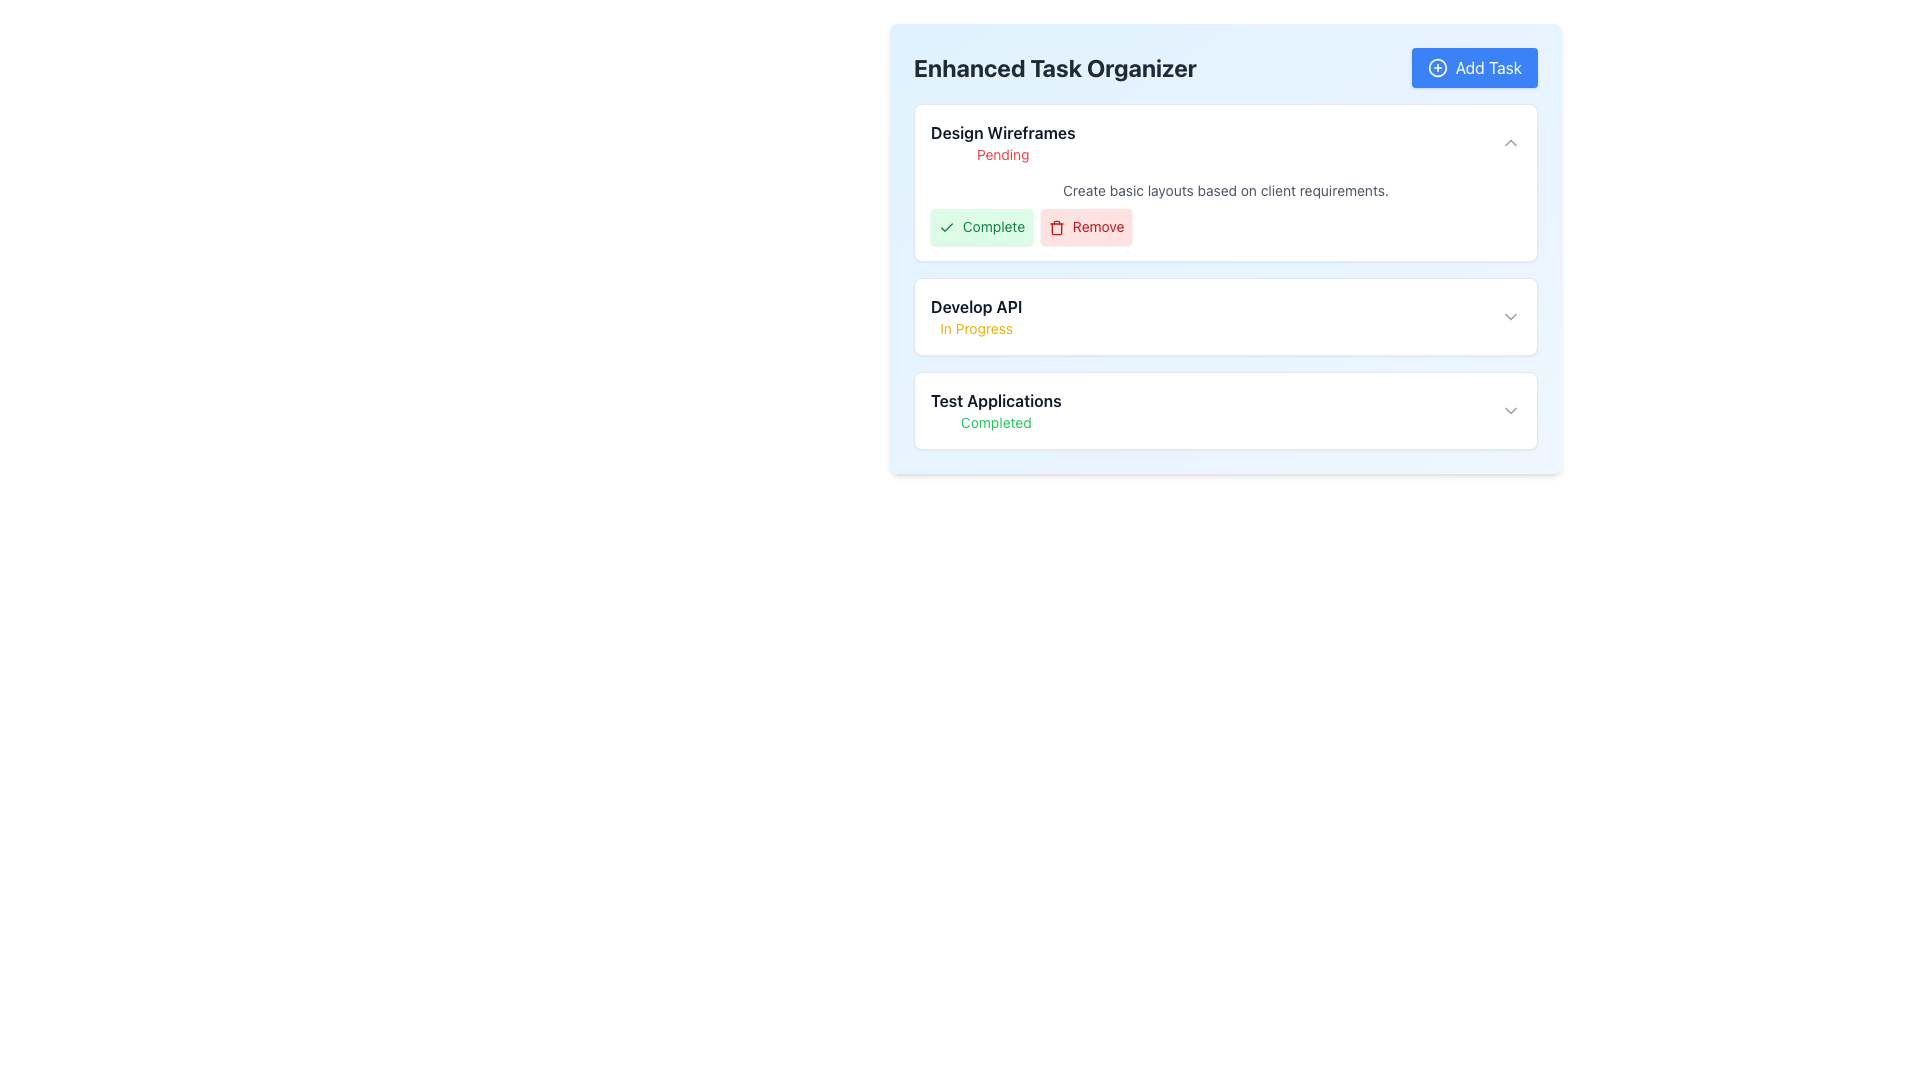 Image resolution: width=1920 pixels, height=1080 pixels. I want to click on the second task descriptor label in the task organizer, which includes bold task name text and smaller status text, so click(976, 315).